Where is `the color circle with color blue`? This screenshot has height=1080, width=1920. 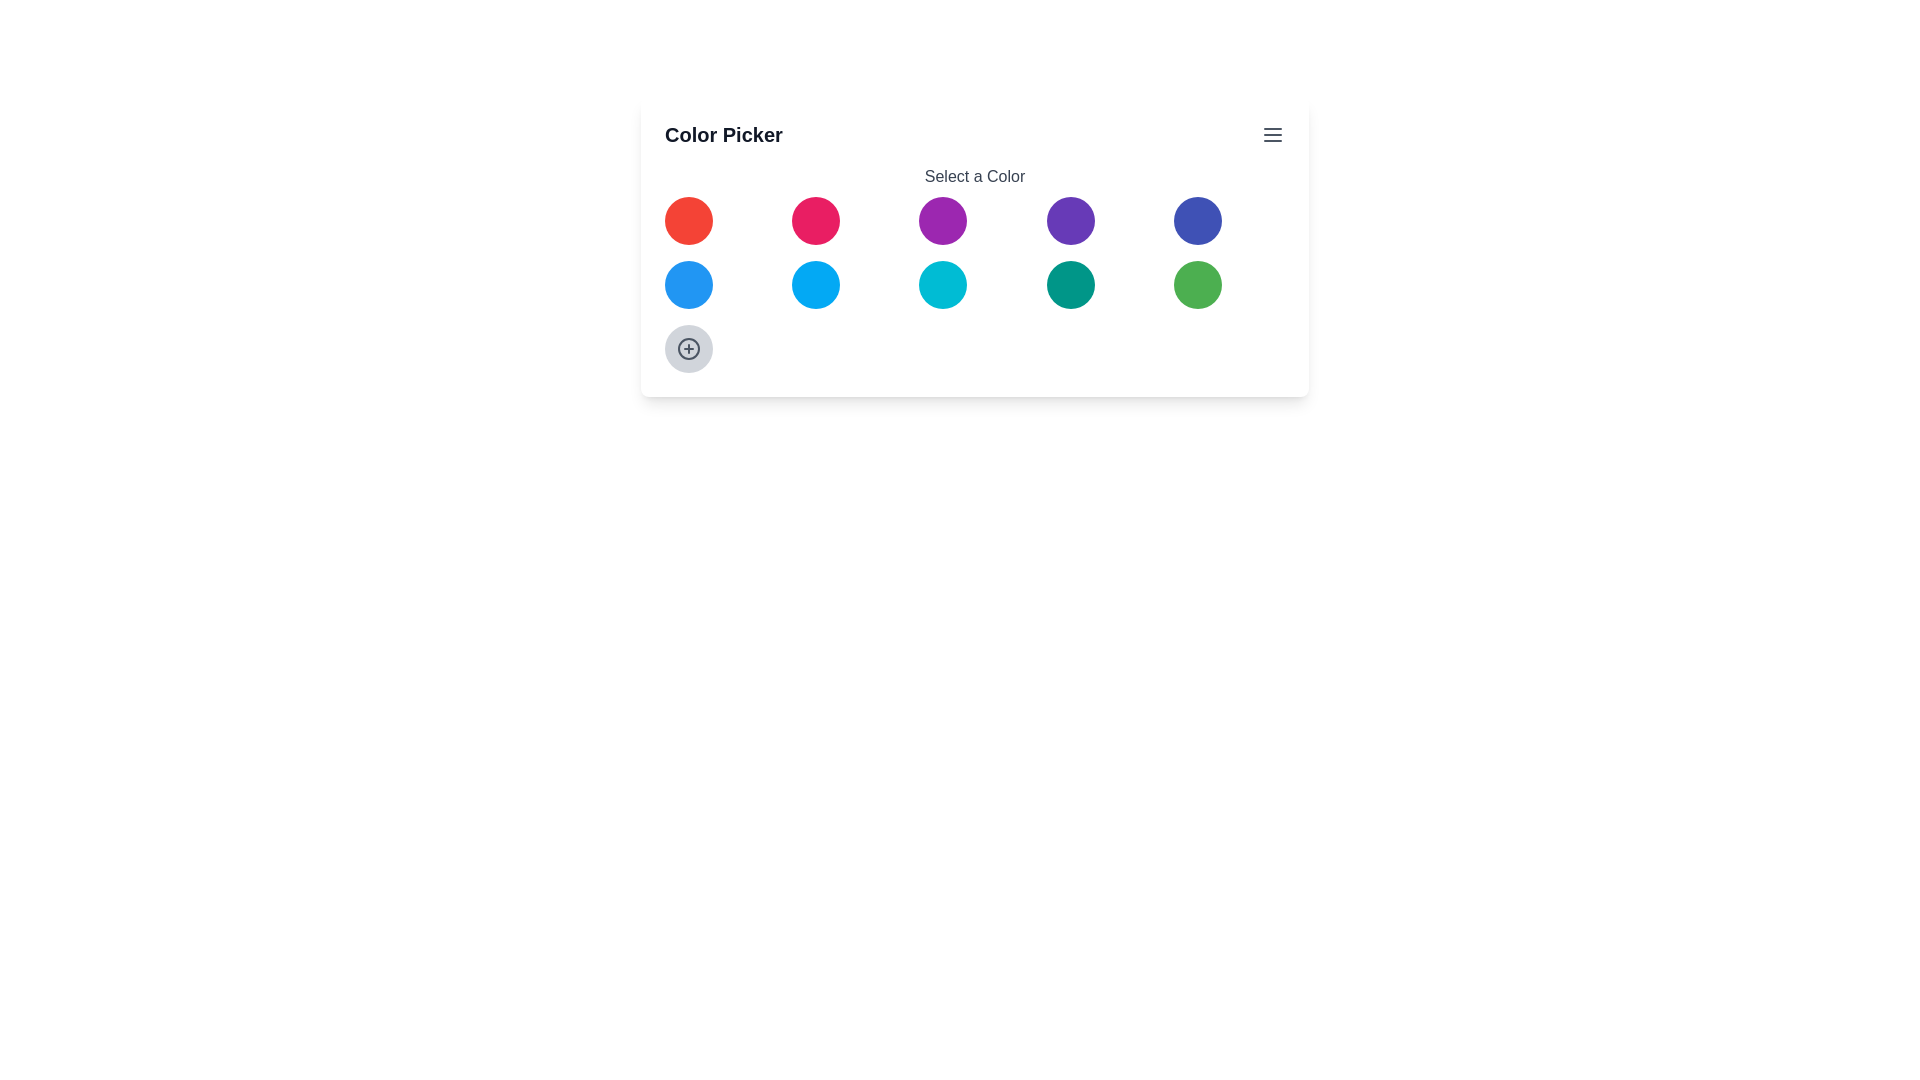
the color circle with color blue is located at coordinates (689, 285).